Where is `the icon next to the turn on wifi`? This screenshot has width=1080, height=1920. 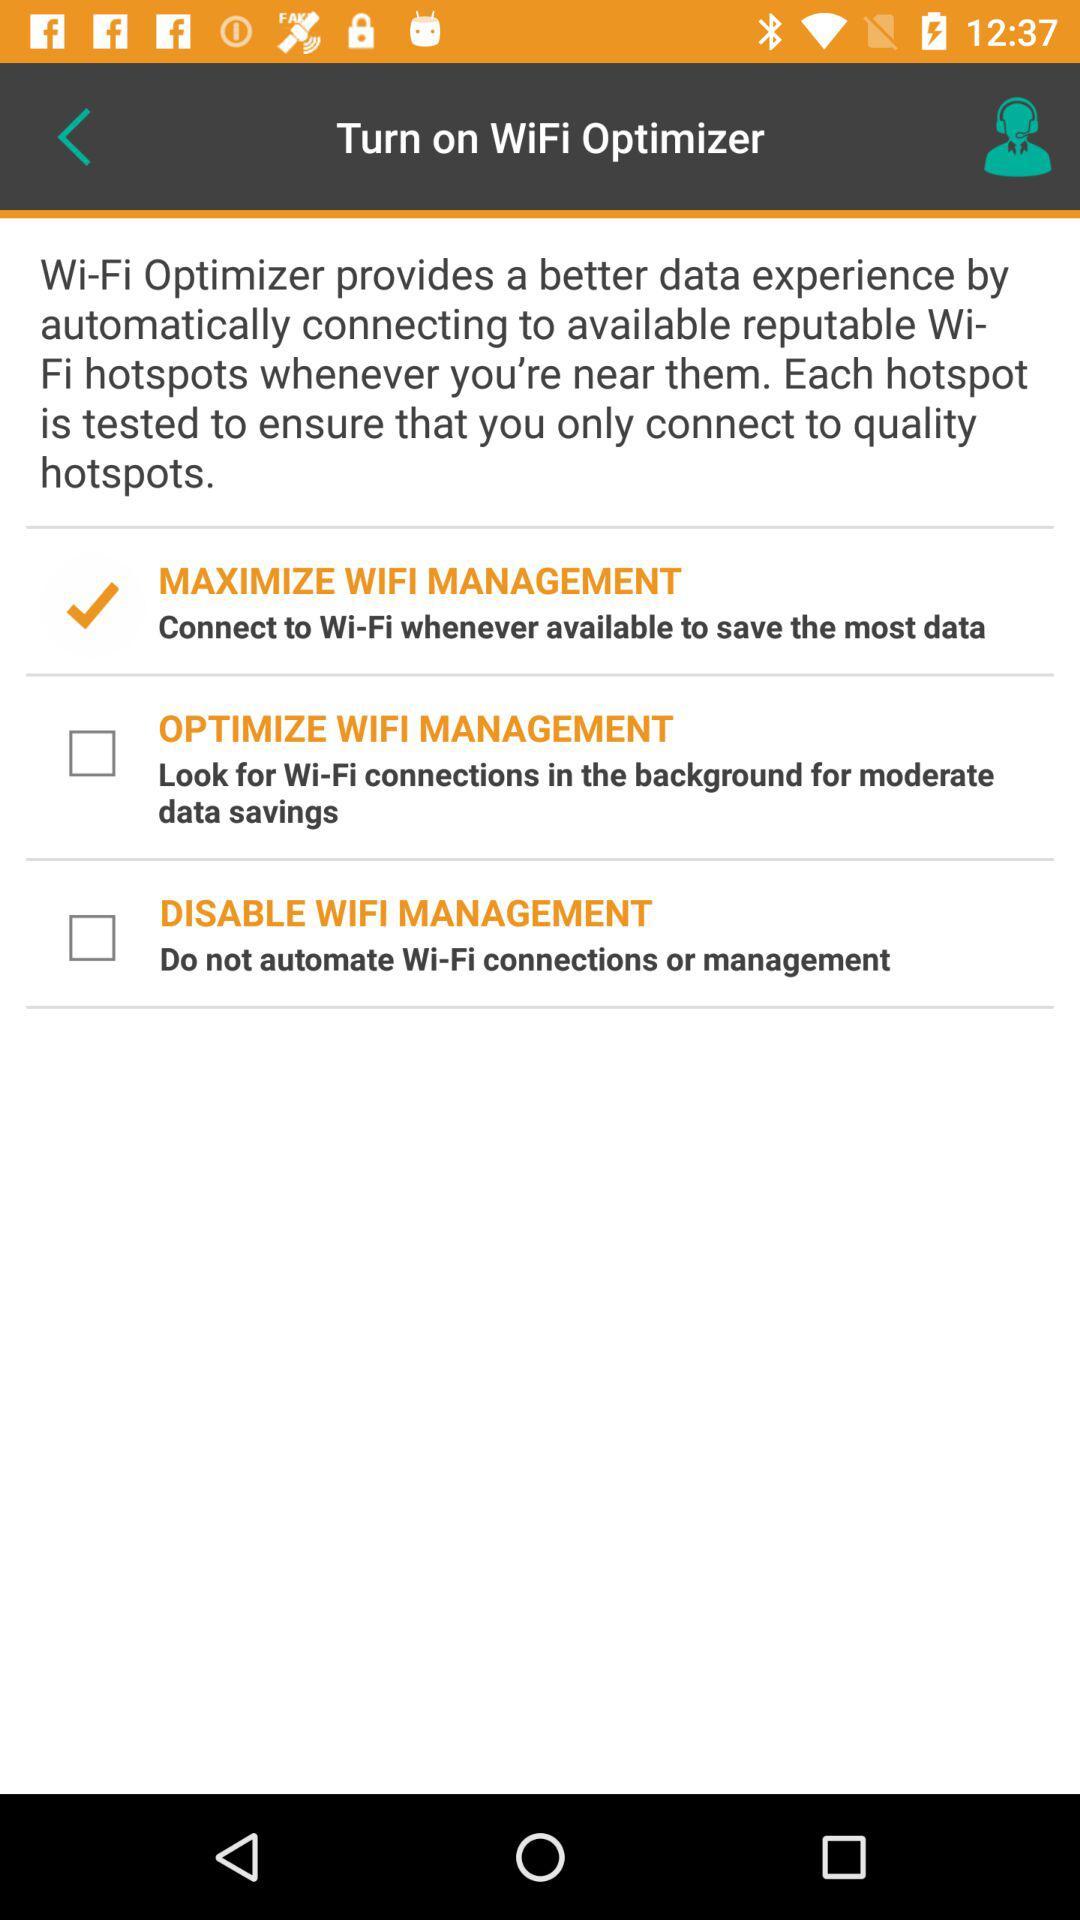 the icon next to the turn on wifi is located at coordinates (1017, 135).